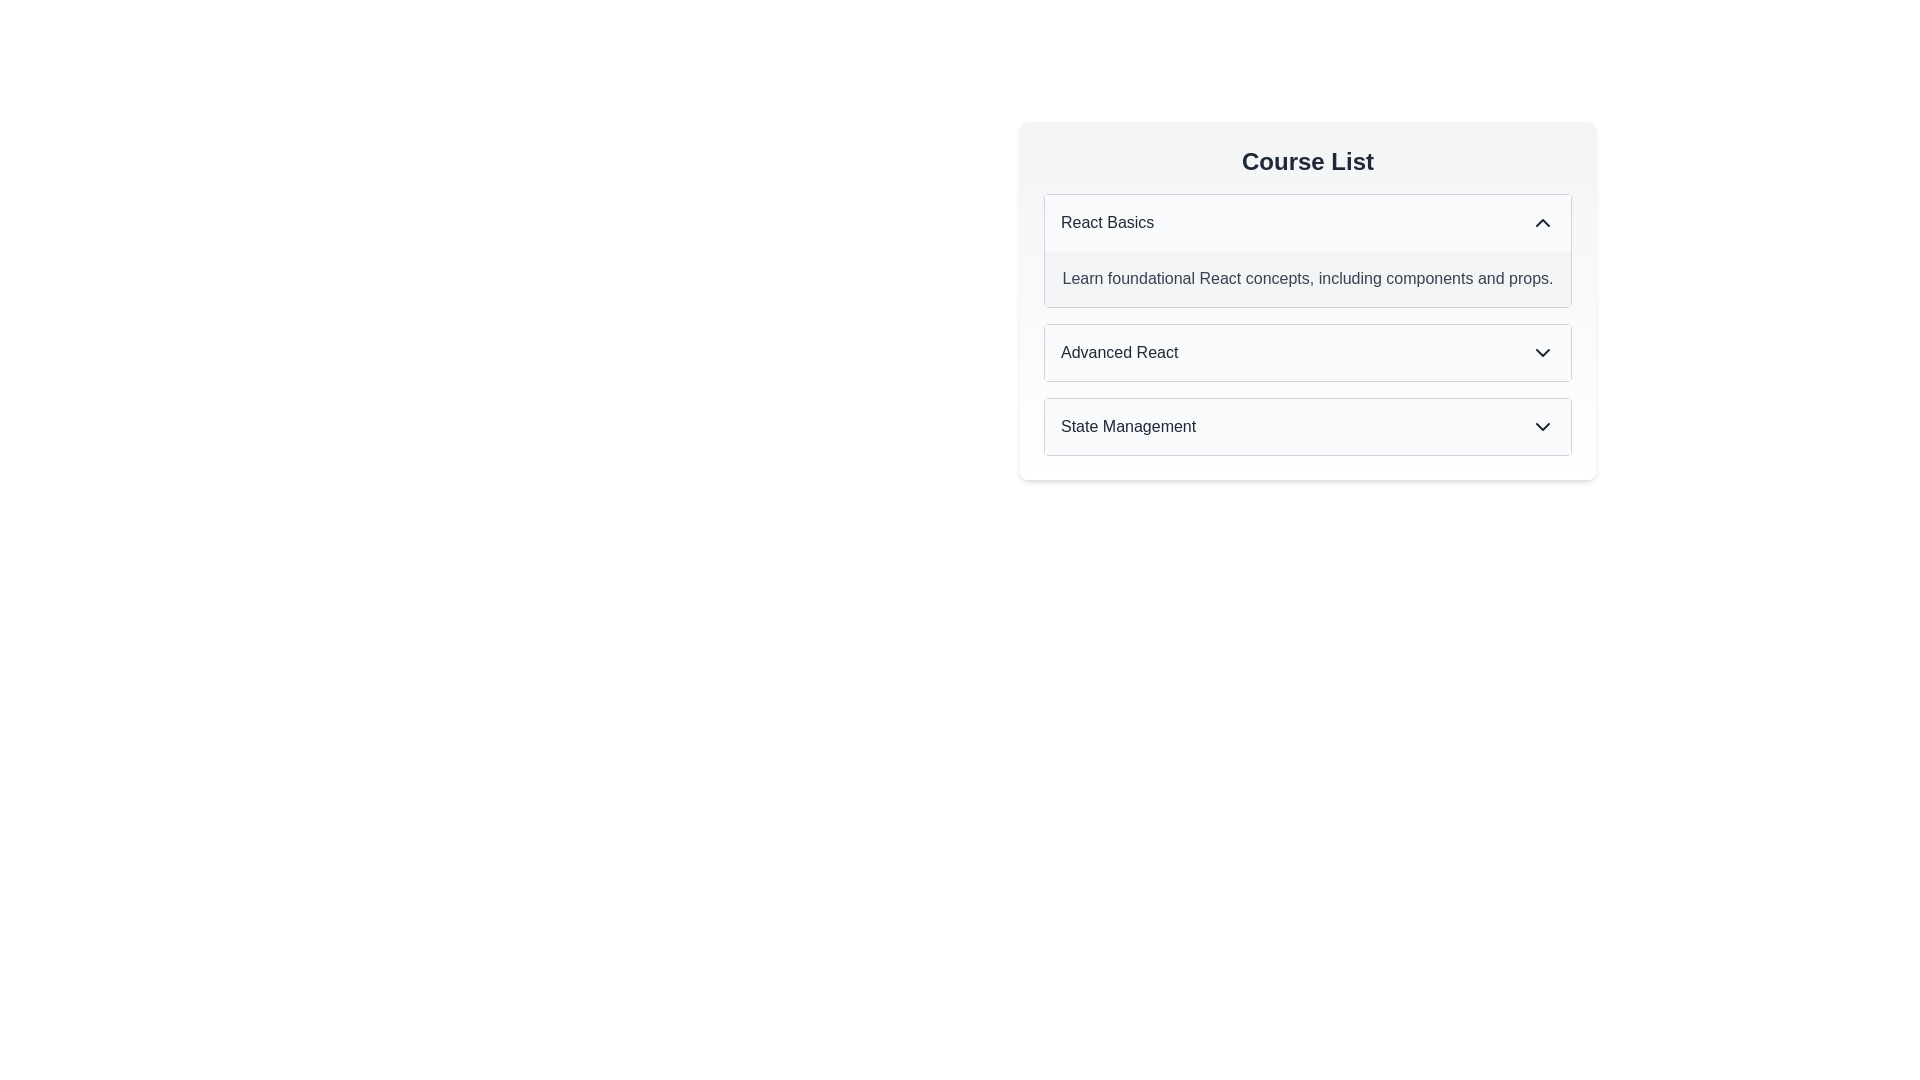  Describe the element at coordinates (1308, 426) in the screenshot. I see `the Toggle Button labeled 'State Management' located at the bottom of the Course List section, which features a collapsible chevron icon on the right` at that location.